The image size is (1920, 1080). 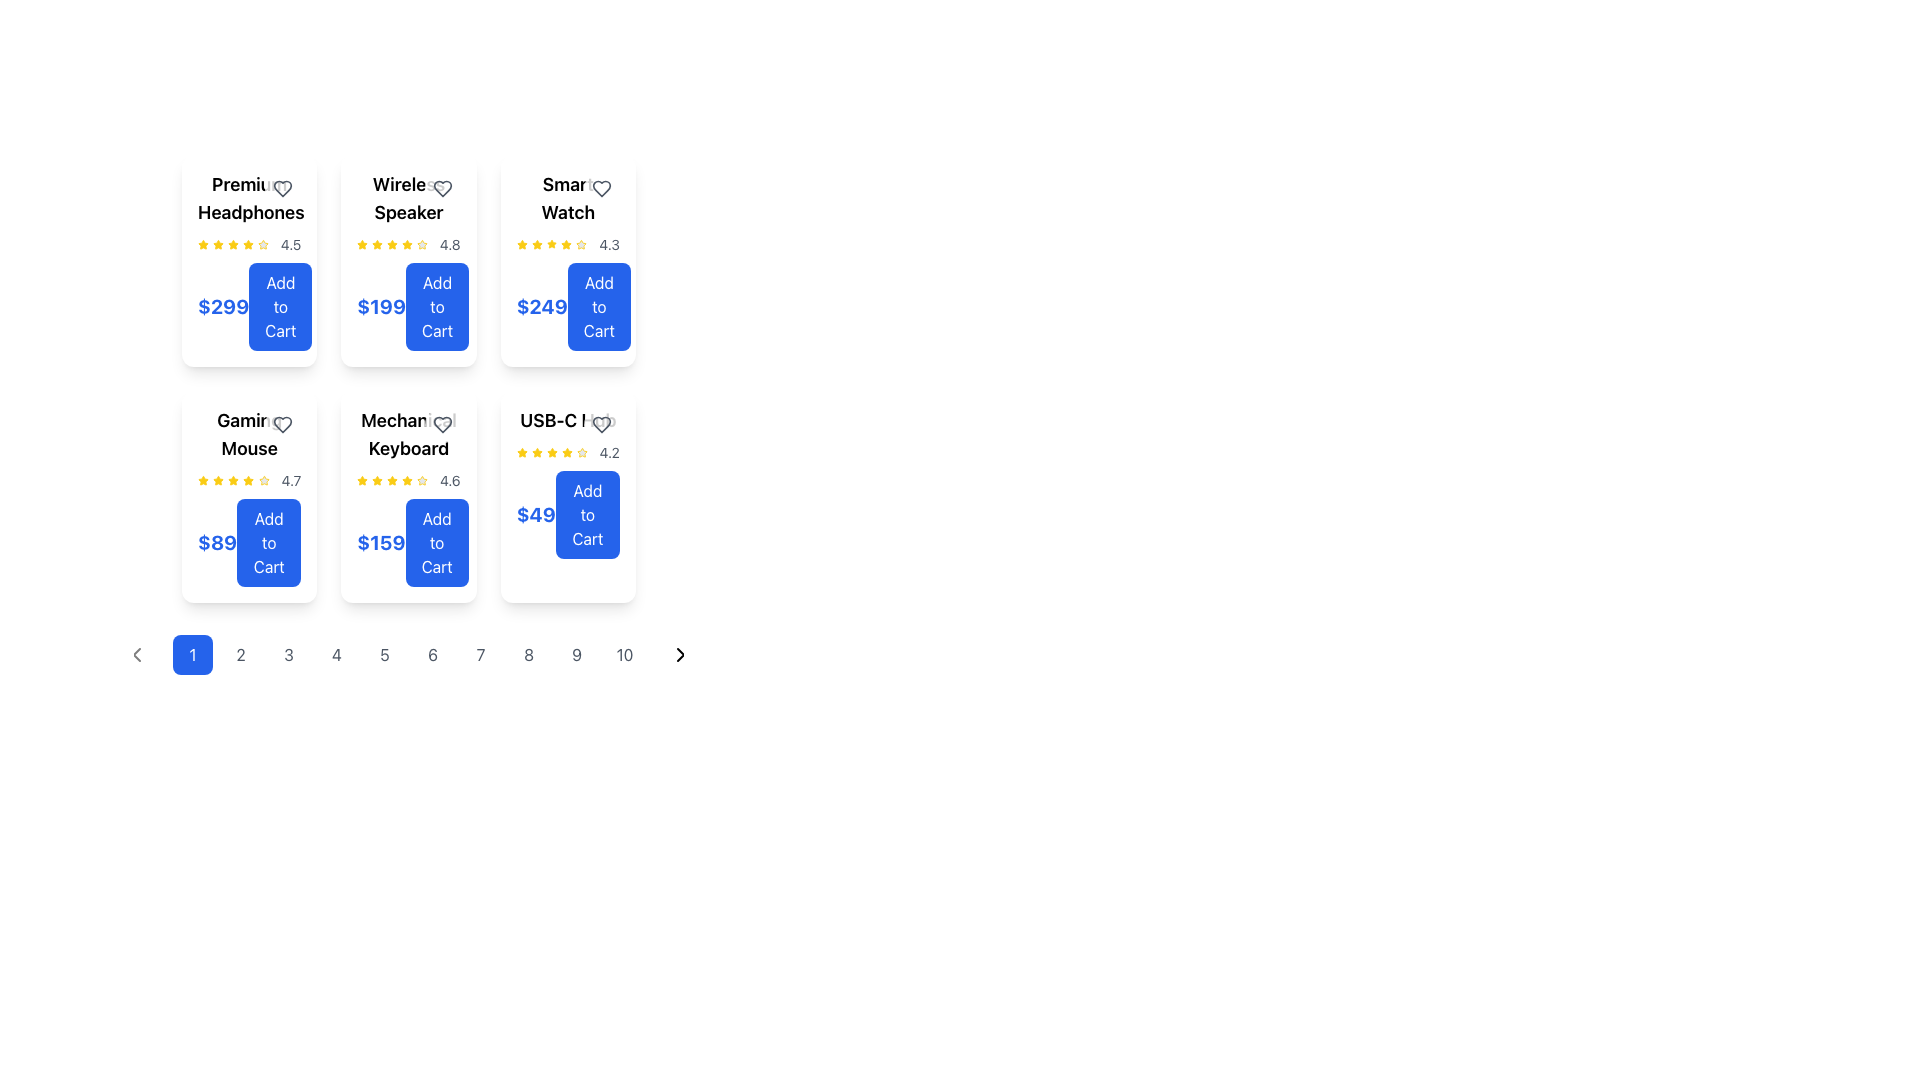 I want to click on the fifth star icon representing part of a rating system, which is located to the right of the text content '4.5', so click(x=233, y=244).